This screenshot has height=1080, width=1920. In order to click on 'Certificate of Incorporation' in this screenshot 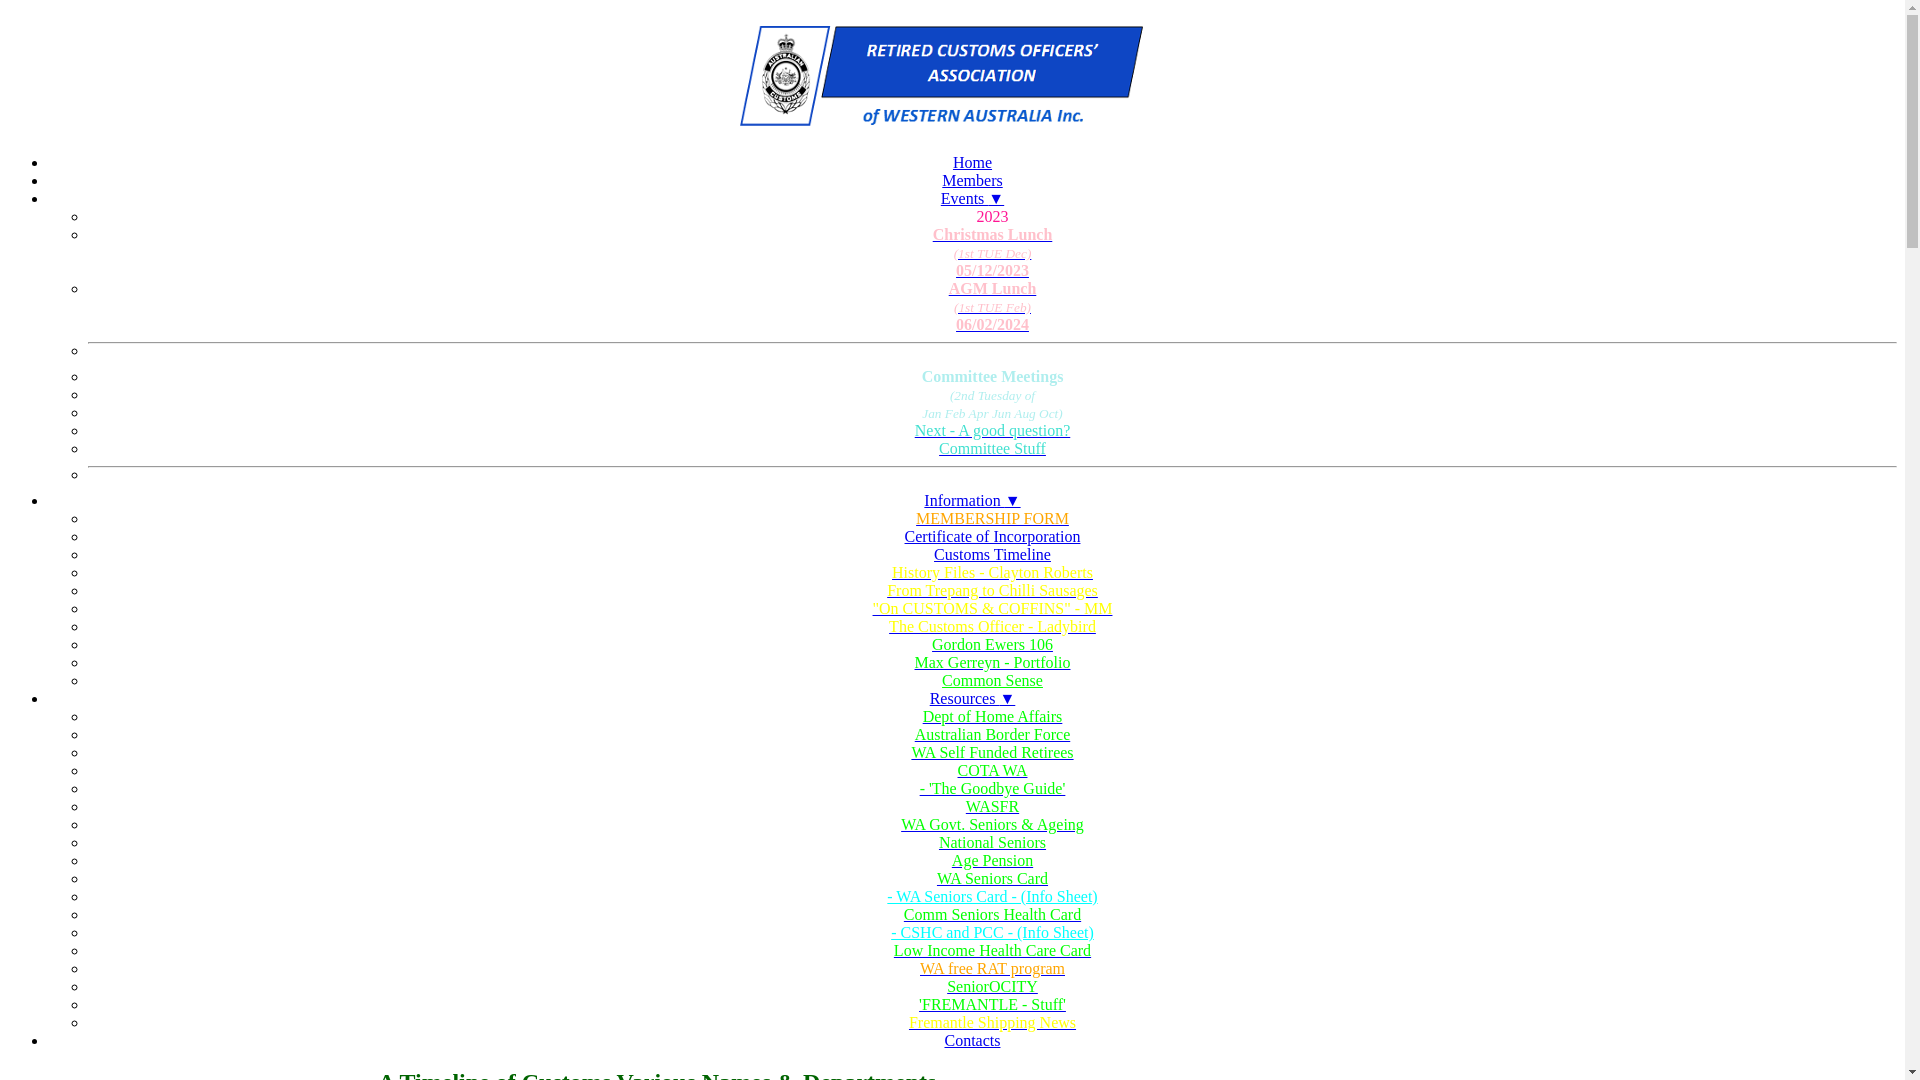, I will do `click(993, 535)`.